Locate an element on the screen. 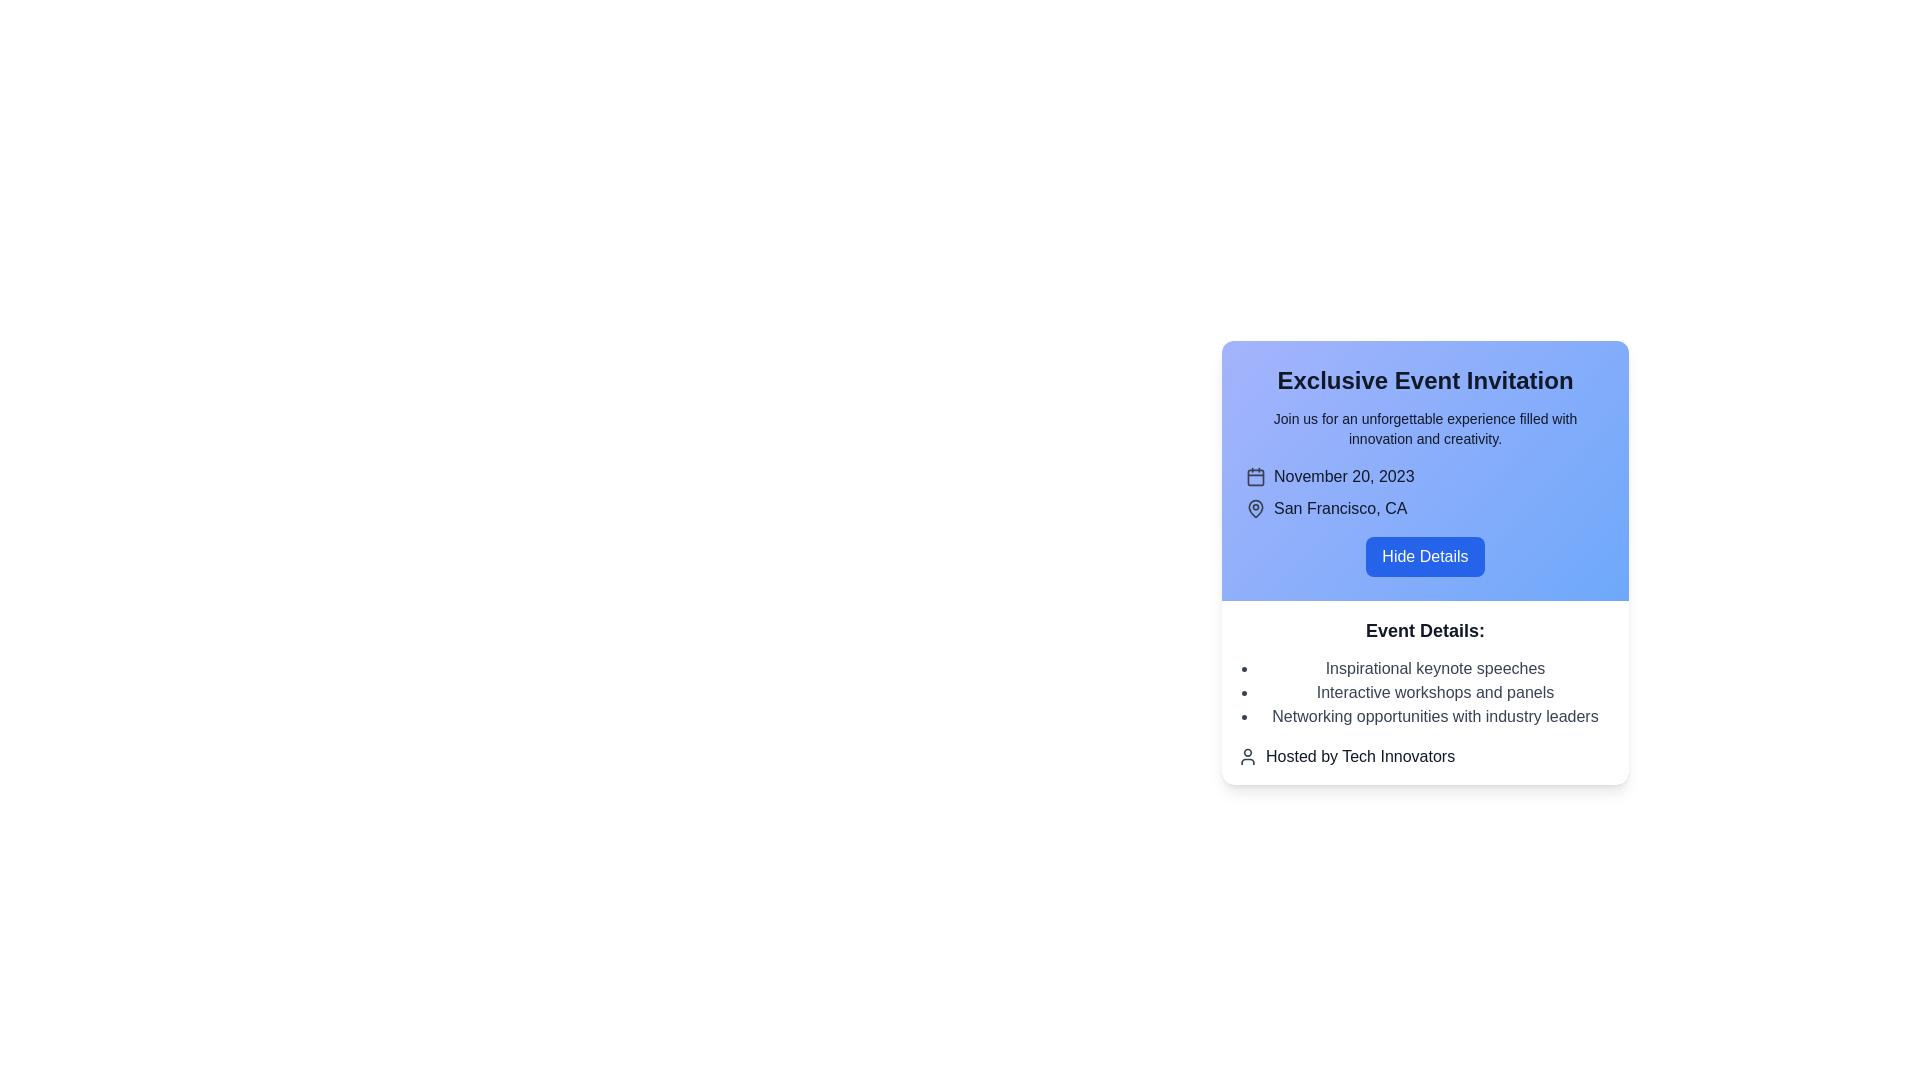  the graphical icon (map pin) located to the left of the text 'San Francisco, CA' in the event detail section is located at coordinates (1255, 507).